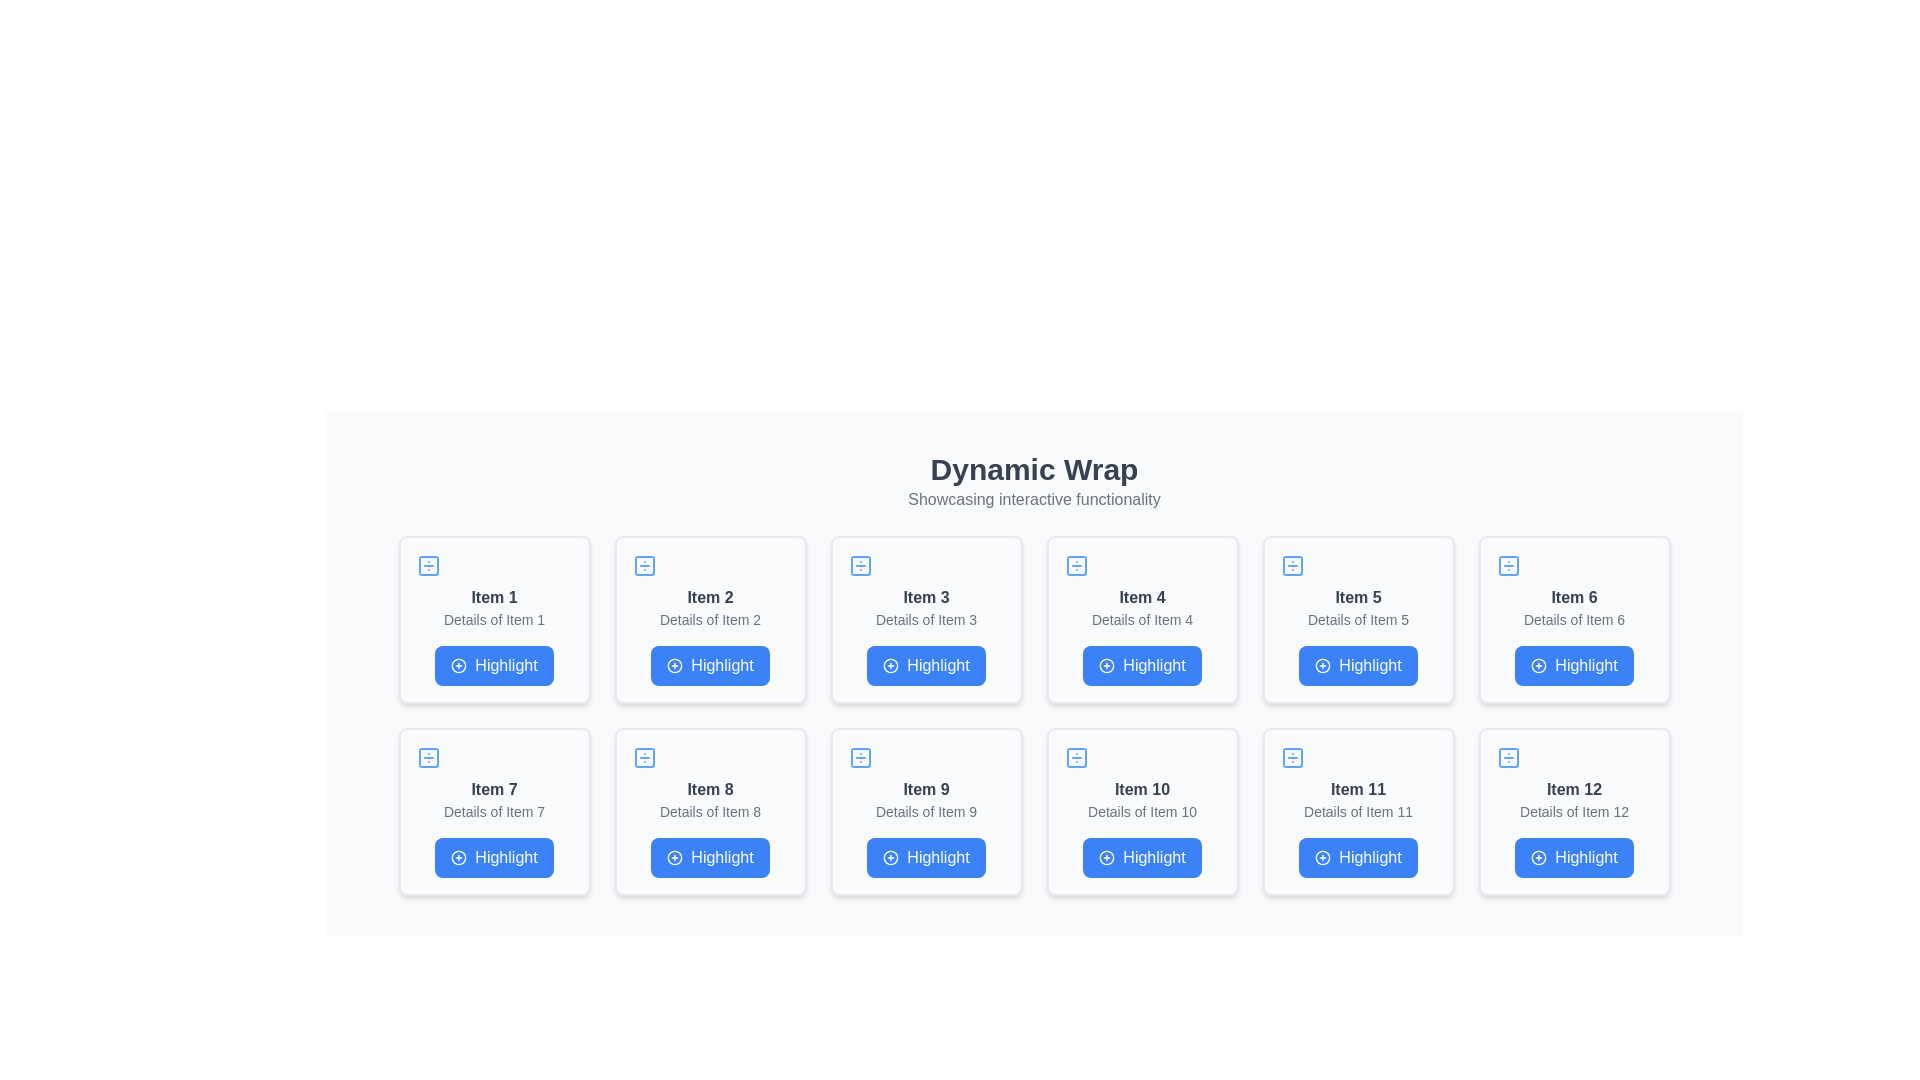 The height and width of the screenshot is (1080, 1920). Describe the element at coordinates (1075, 758) in the screenshot. I see `the top-left sub-element of the icon associated with 'Item 10' in the grid layout, which is a minimalistic square shape with rounded corners and a transparent fill` at that location.